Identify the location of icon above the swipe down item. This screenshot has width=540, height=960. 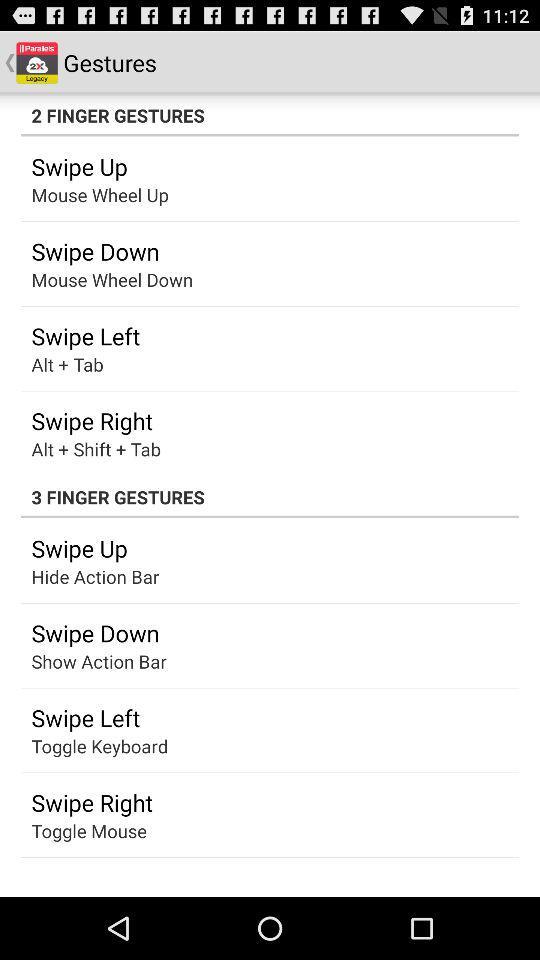
(83, 576).